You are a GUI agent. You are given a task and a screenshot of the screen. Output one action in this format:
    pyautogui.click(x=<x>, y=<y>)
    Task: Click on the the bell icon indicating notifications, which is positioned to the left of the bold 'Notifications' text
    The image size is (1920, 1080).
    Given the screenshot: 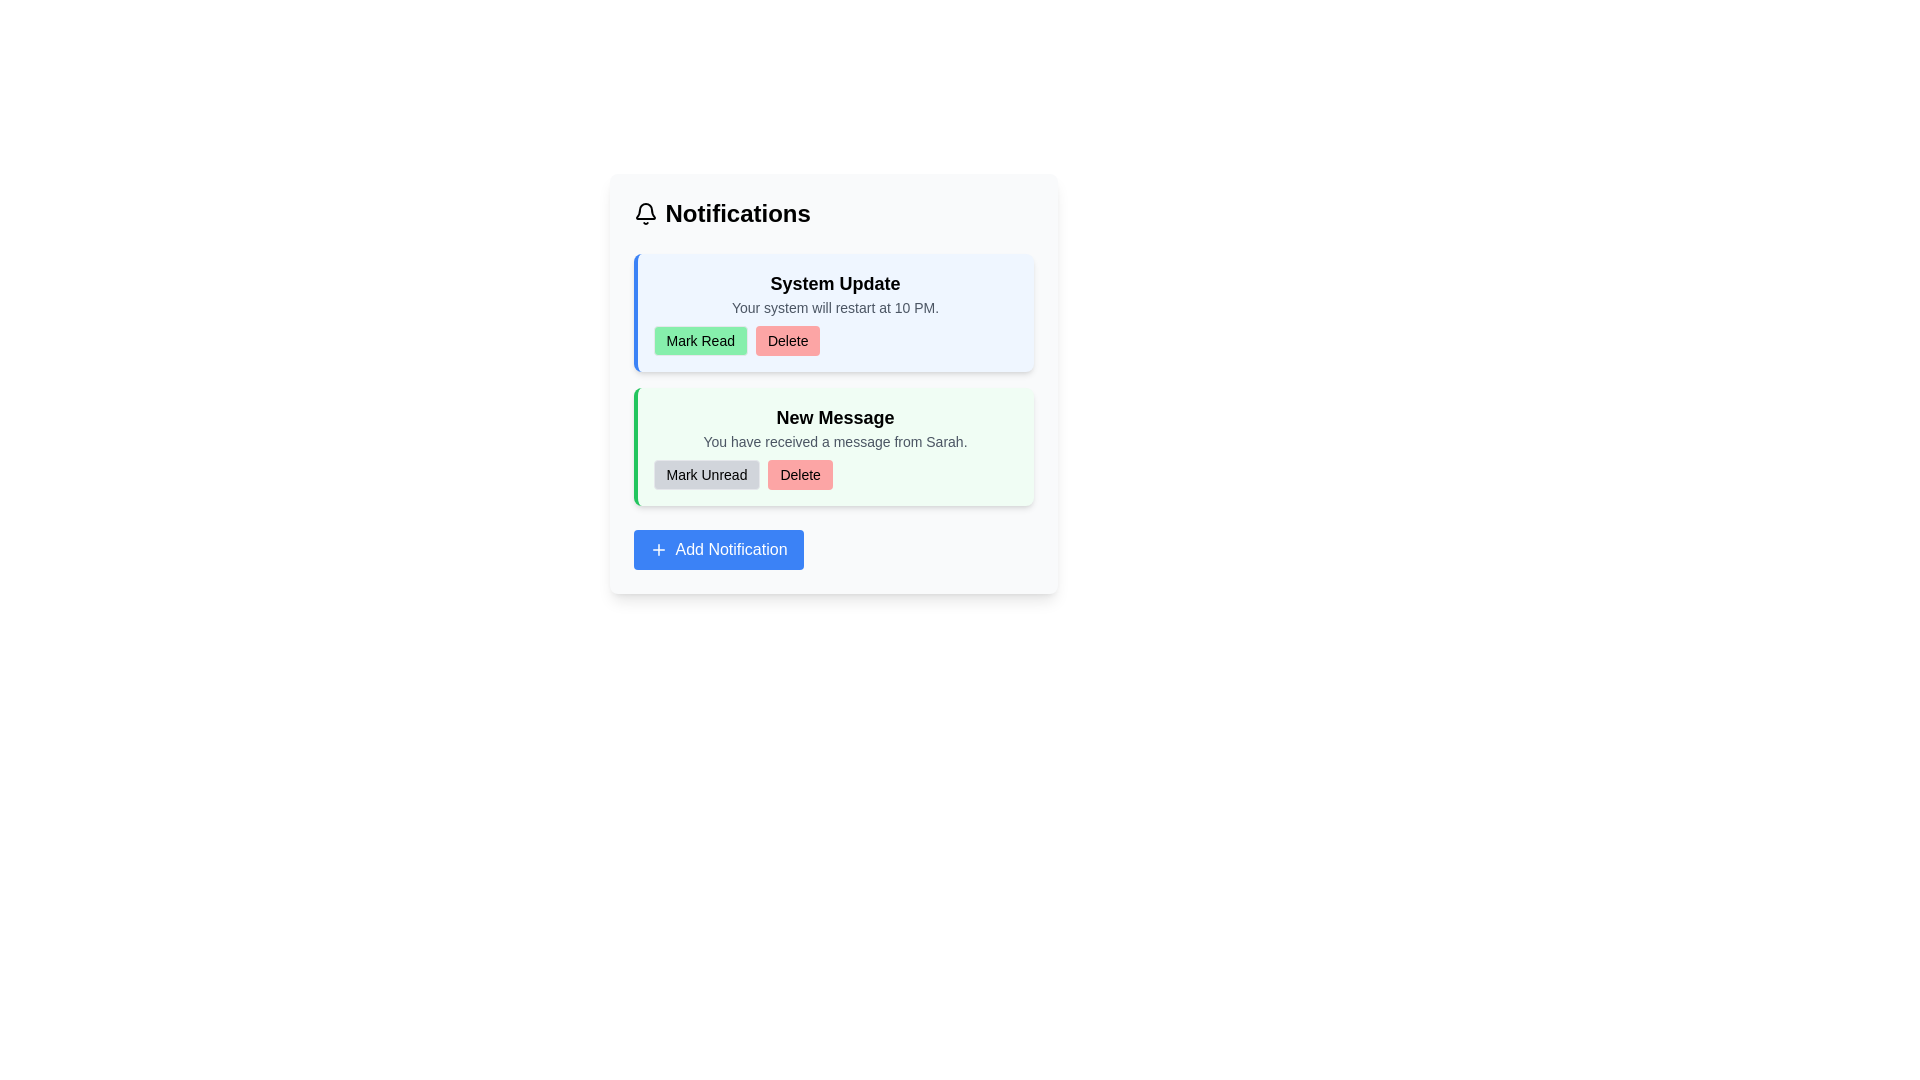 What is the action you would take?
    pyautogui.click(x=645, y=213)
    